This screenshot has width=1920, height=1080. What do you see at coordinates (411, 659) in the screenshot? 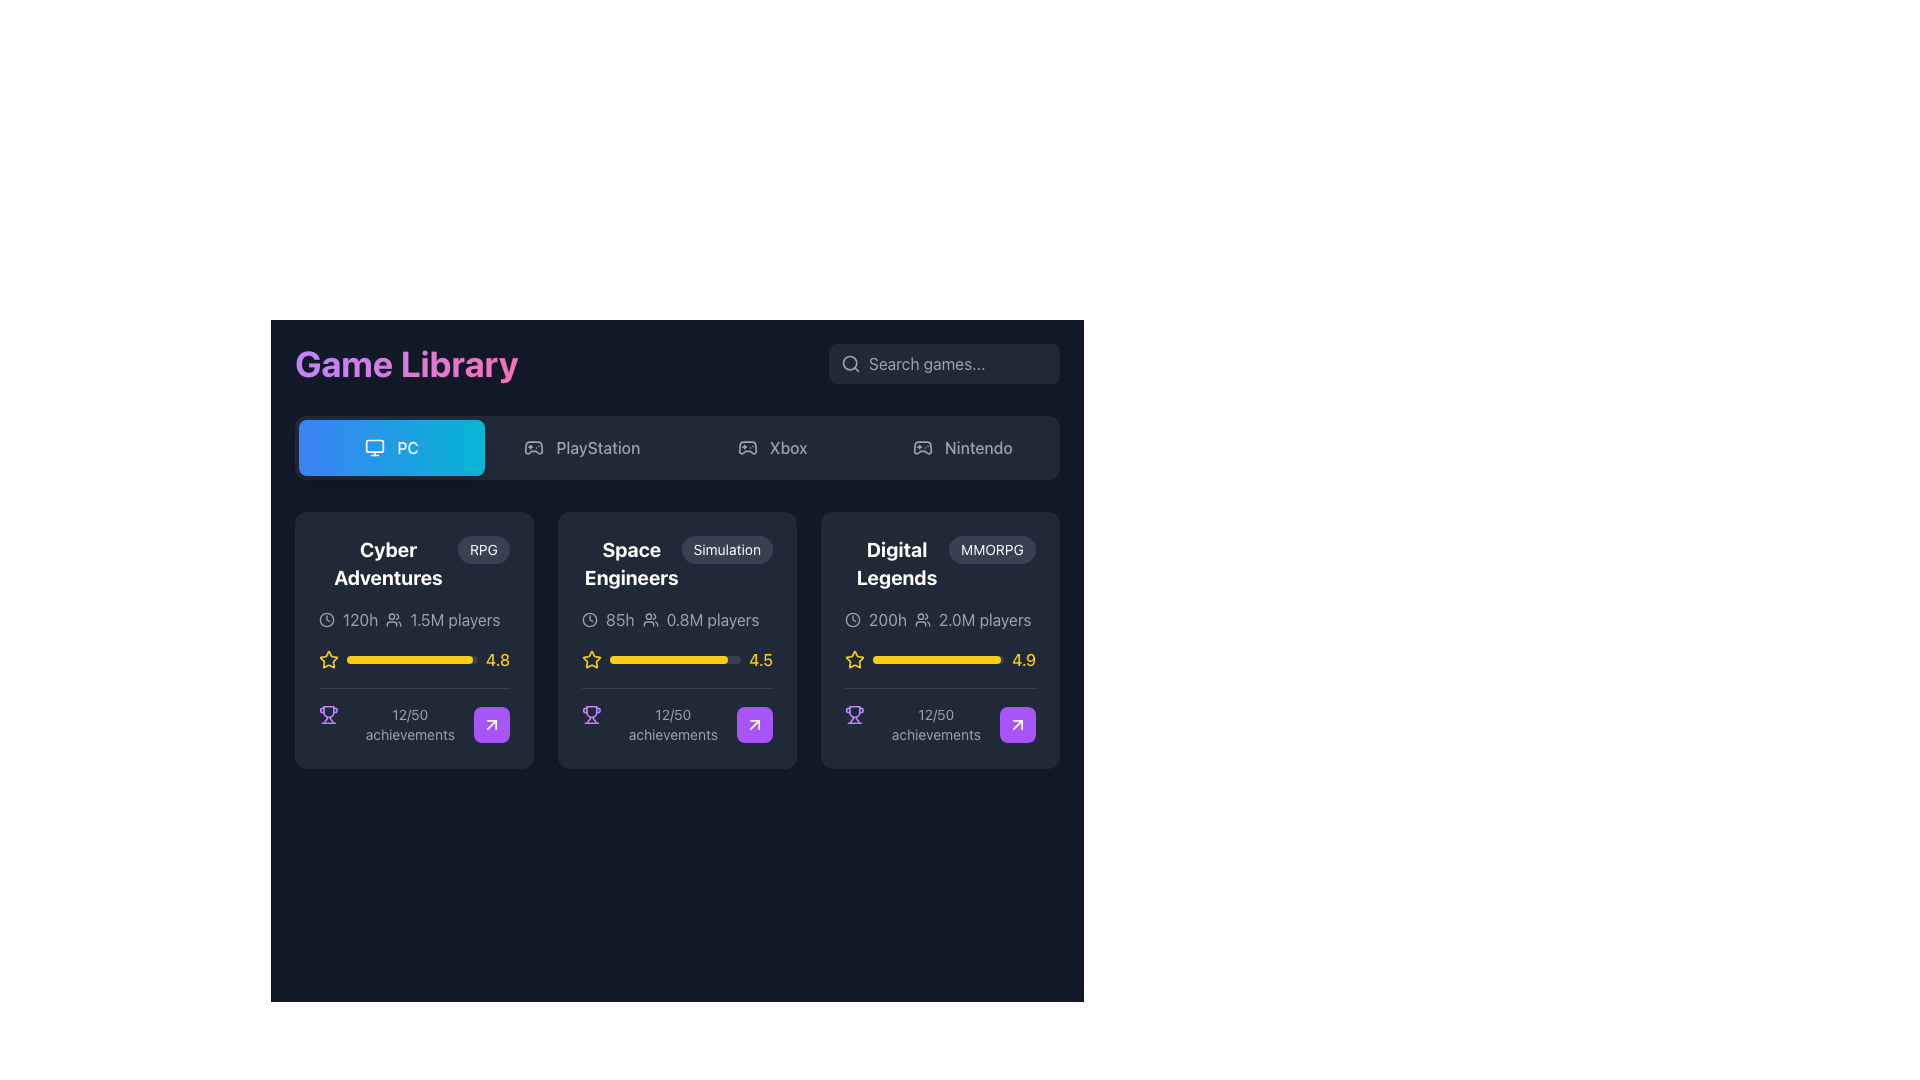
I see `the progress bar that is centrally positioned within a rating indicator group, located between a yellow star icon on the left and the text '4.8' on the right` at bounding box center [411, 659].